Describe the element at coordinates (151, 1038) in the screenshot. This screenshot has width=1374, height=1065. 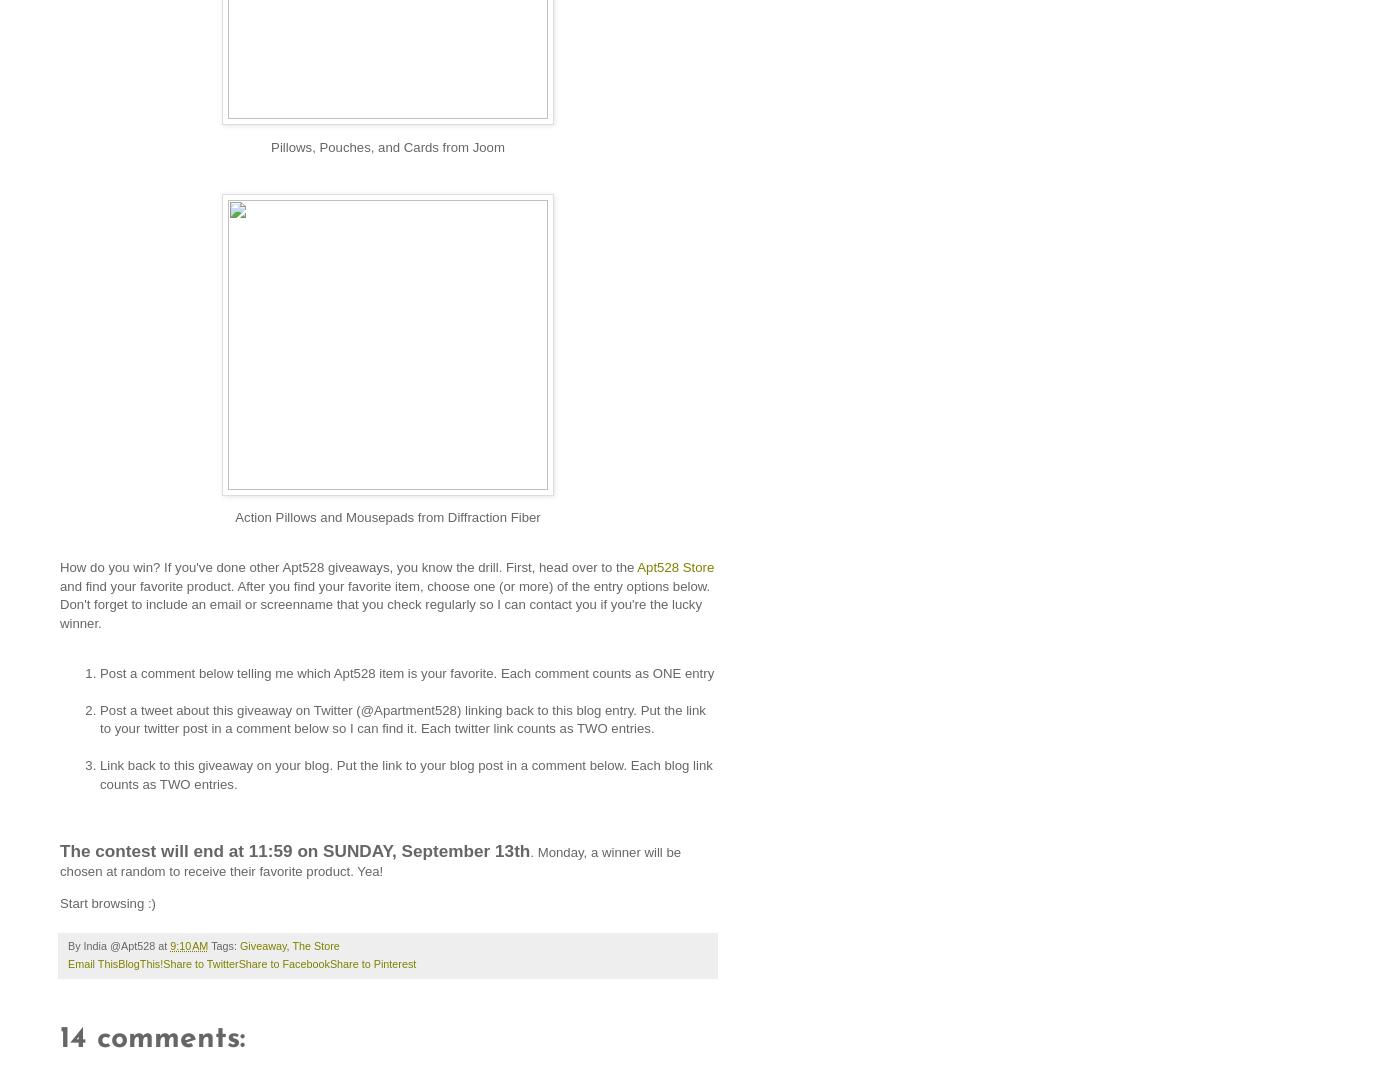
I see `'14 comments:'` at that location.